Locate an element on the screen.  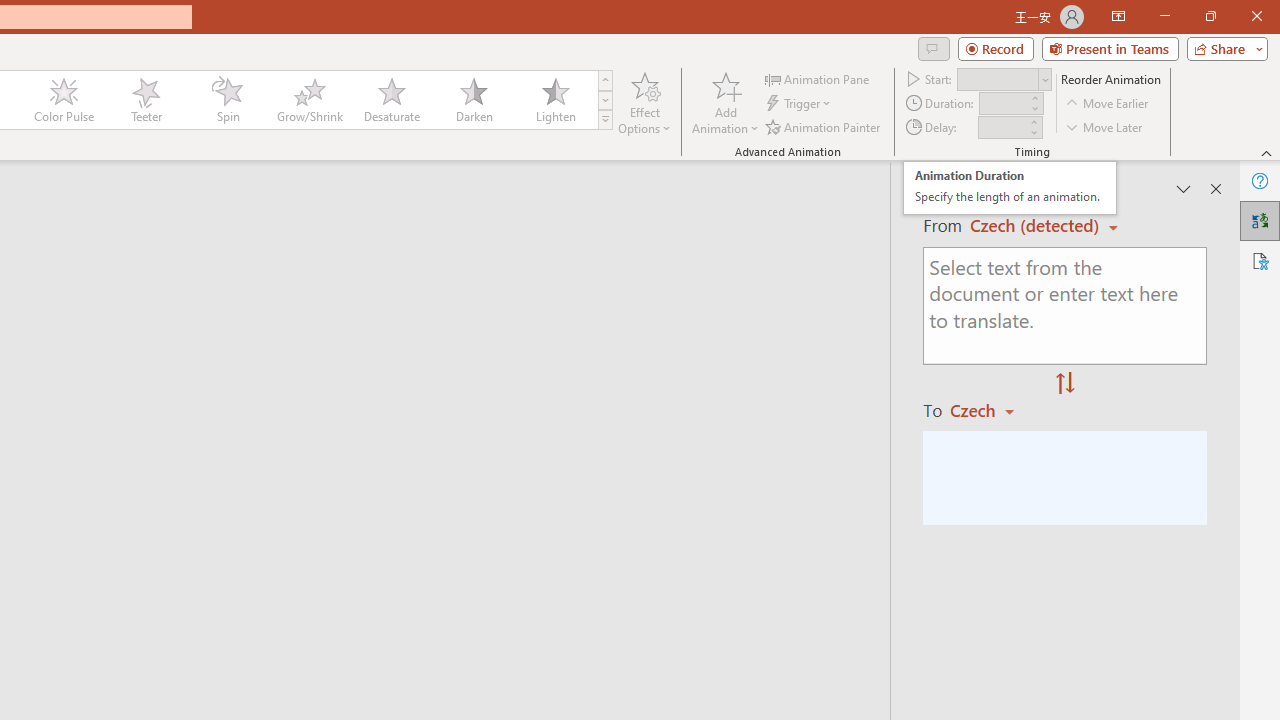
'Desaturate' is located at coordinates (391, 100).